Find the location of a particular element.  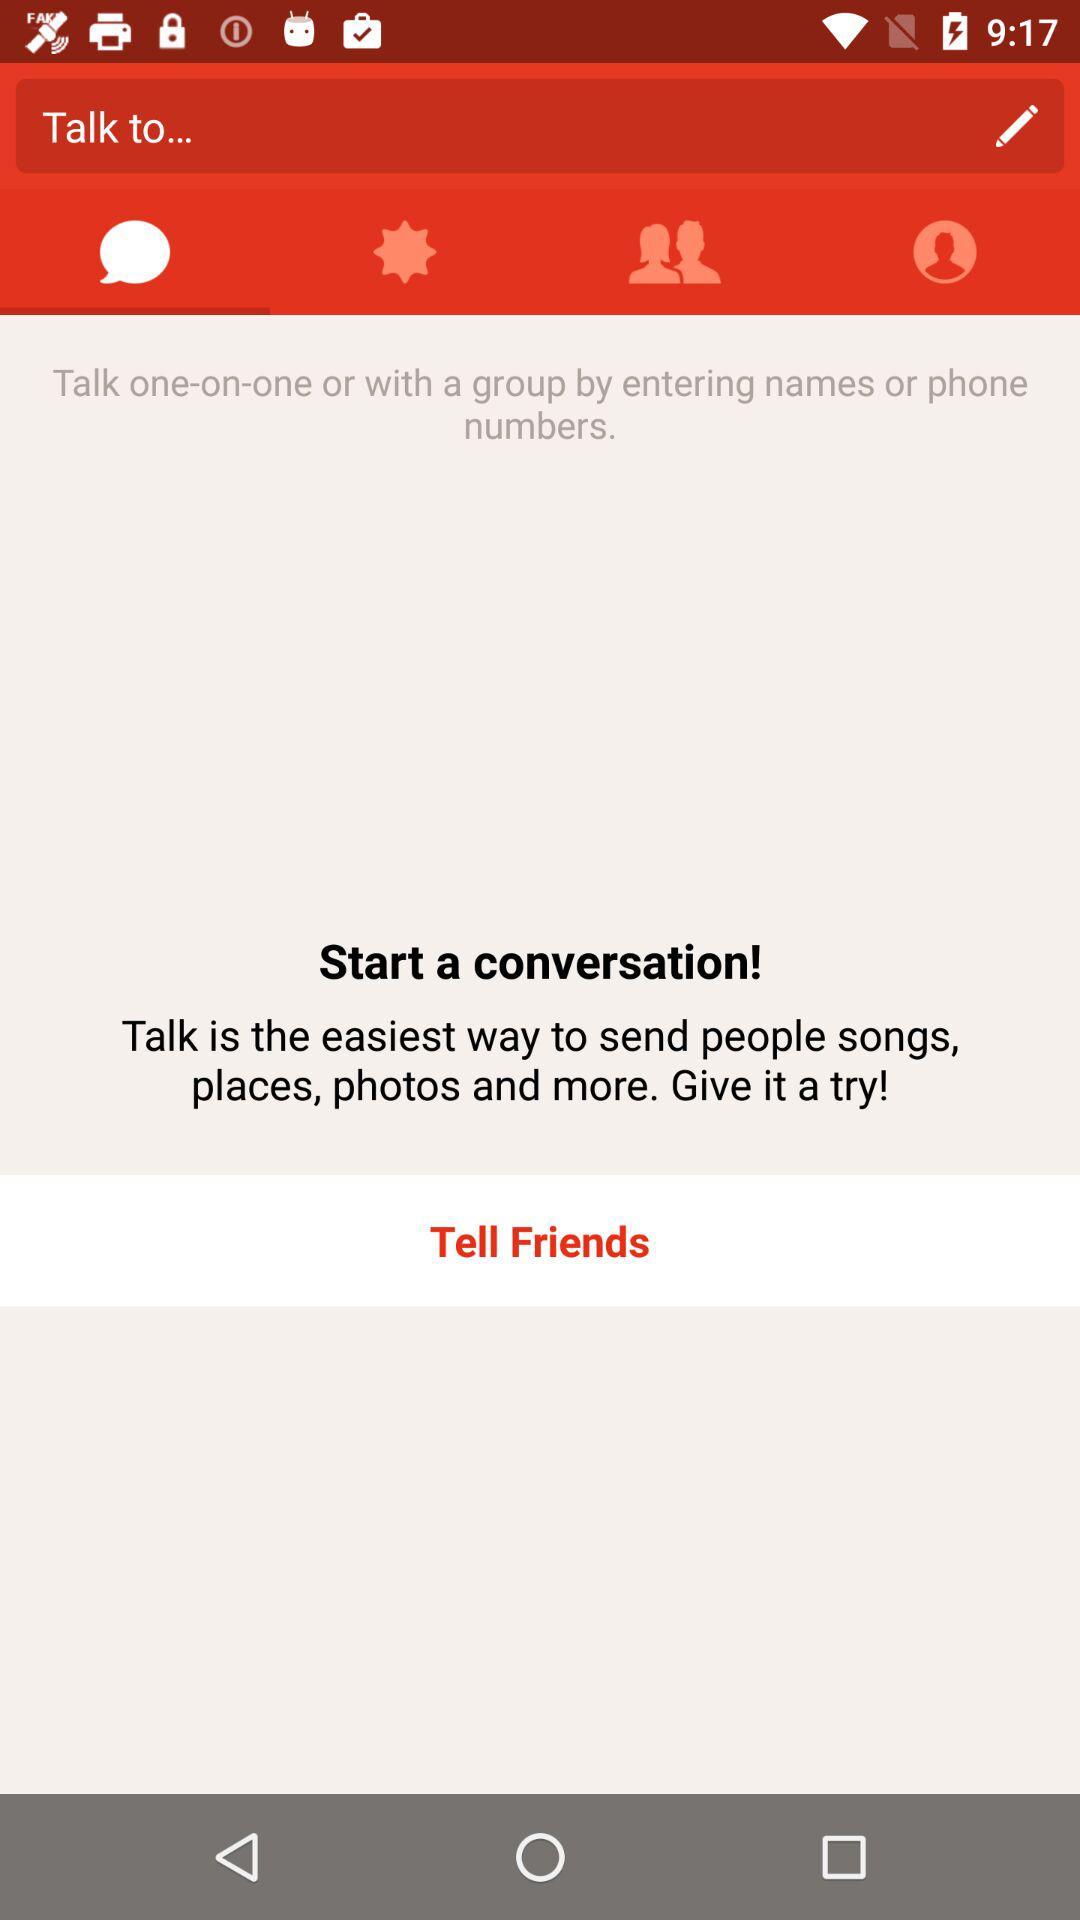

the settings icon is located at coordinates (405, 251).